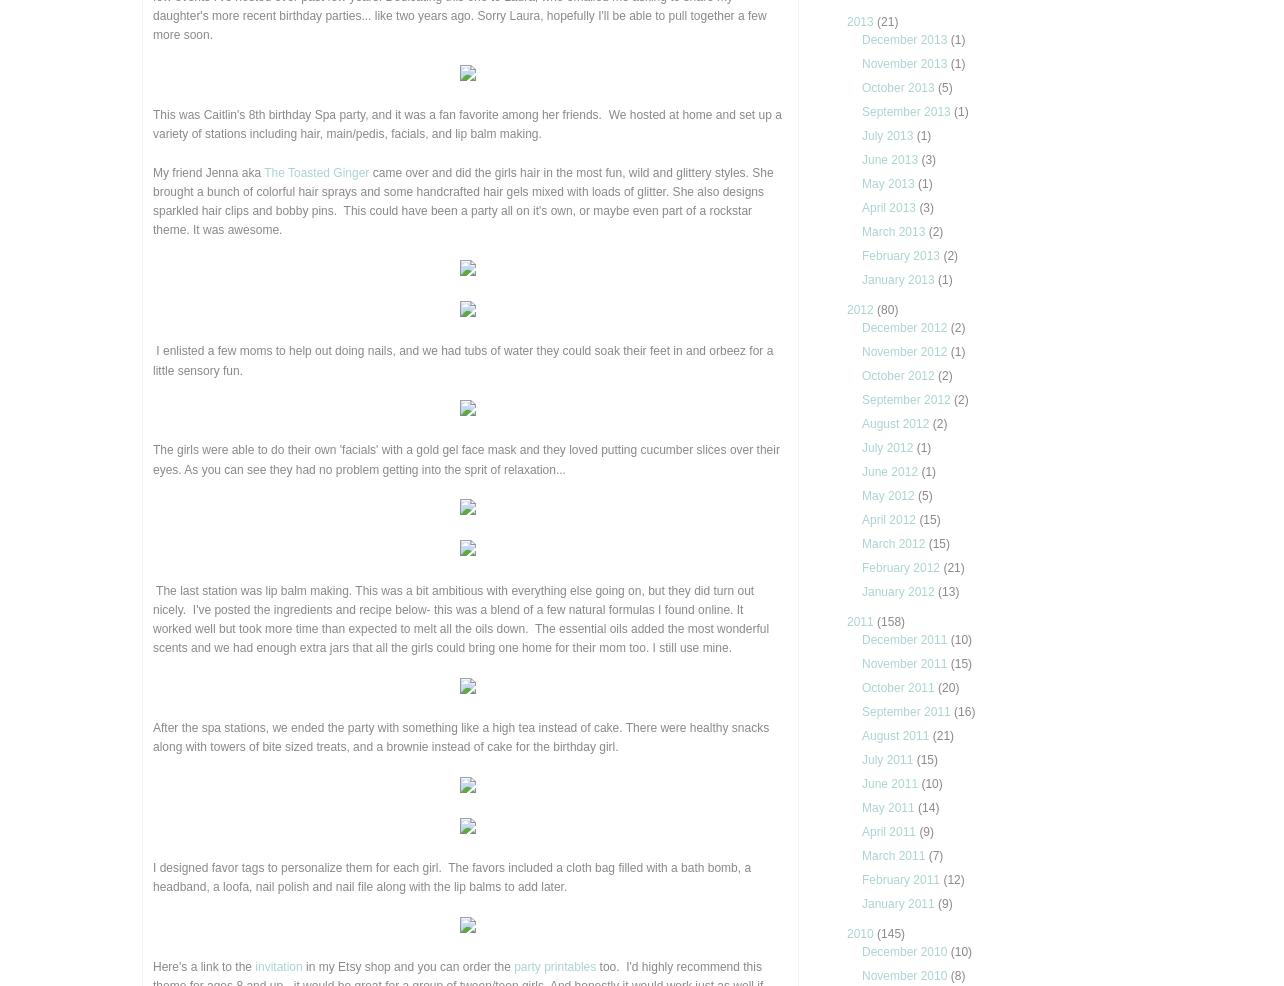  What do you see at coordinates (451, 876) in the screenshot?
I see `'I designed favor tags to personalize them for each girl.  The favors included a cloth bag filled with a bath bomb, a headband, a loofa, nail polish and nail file along with the lip balms to add later.'` at bounding box center [451, 876].